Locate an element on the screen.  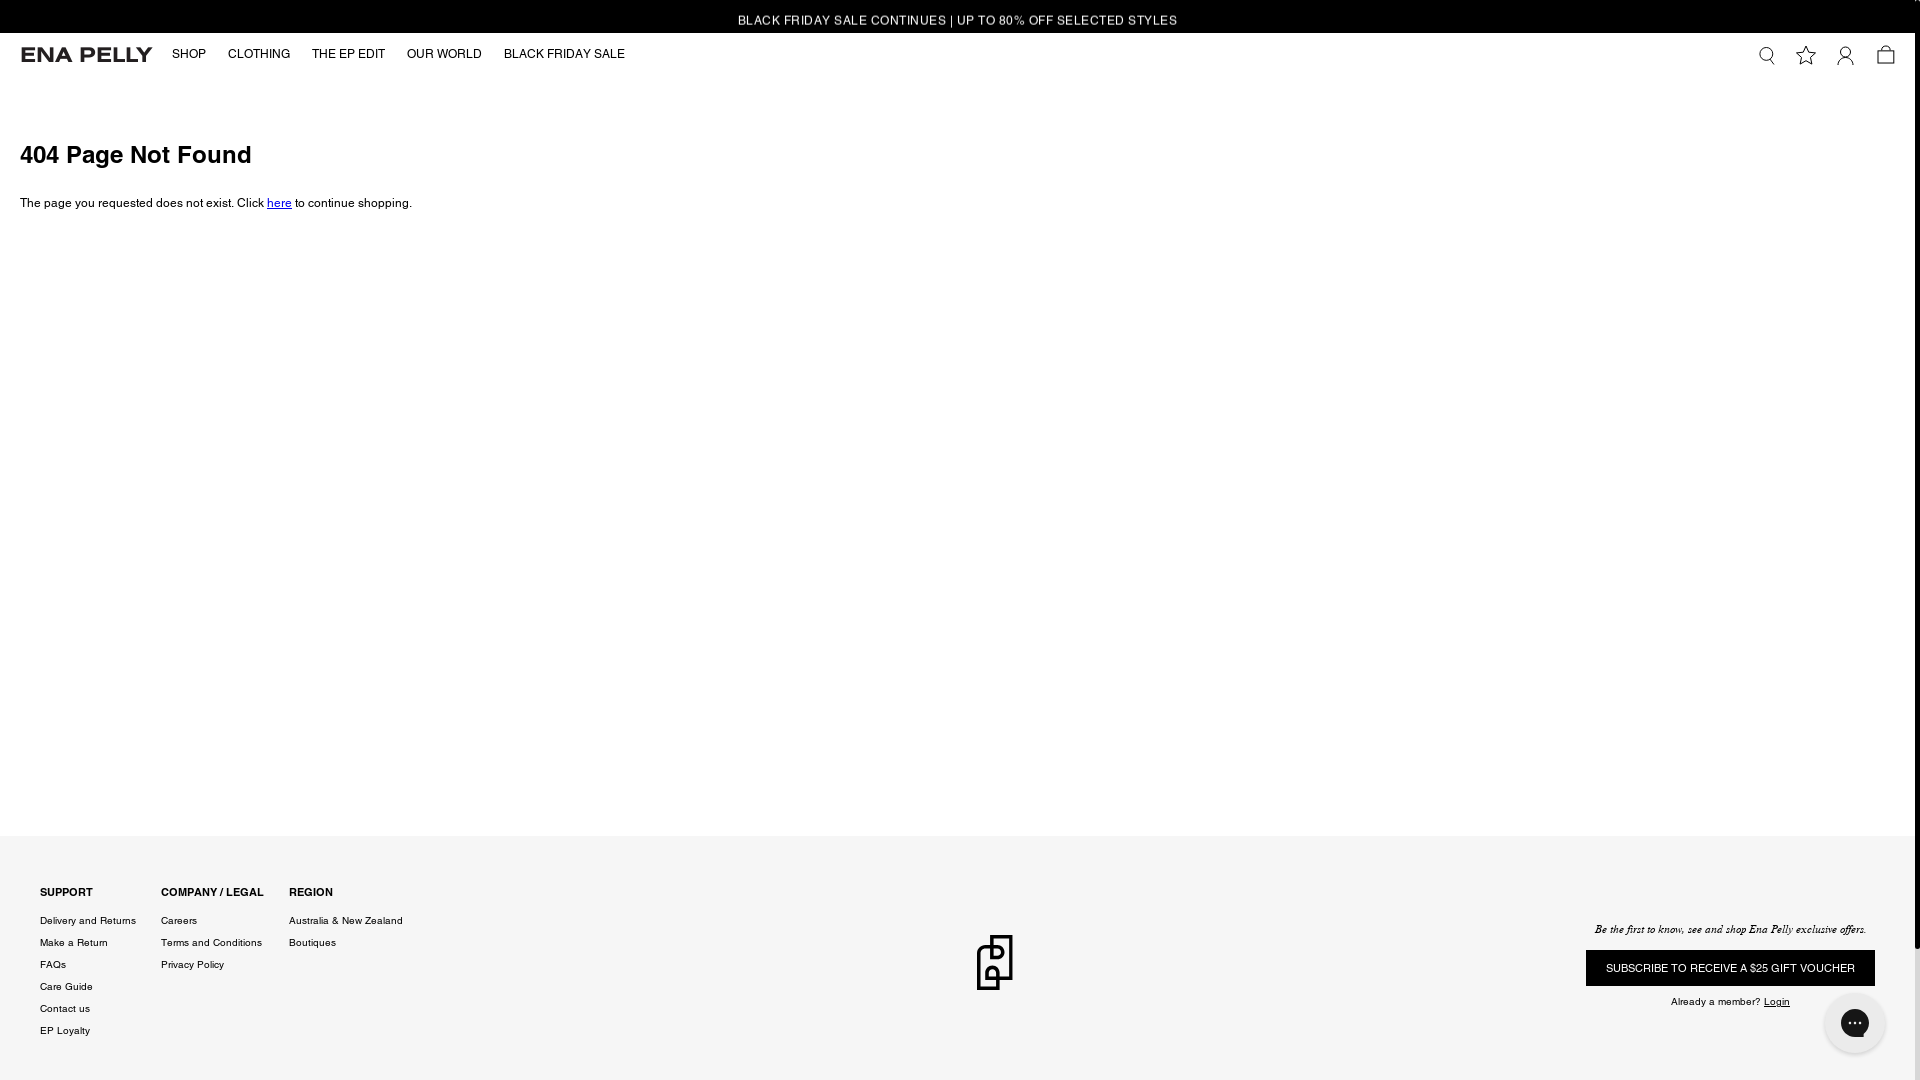
'SHOP' is located at coordinates (172, 53).